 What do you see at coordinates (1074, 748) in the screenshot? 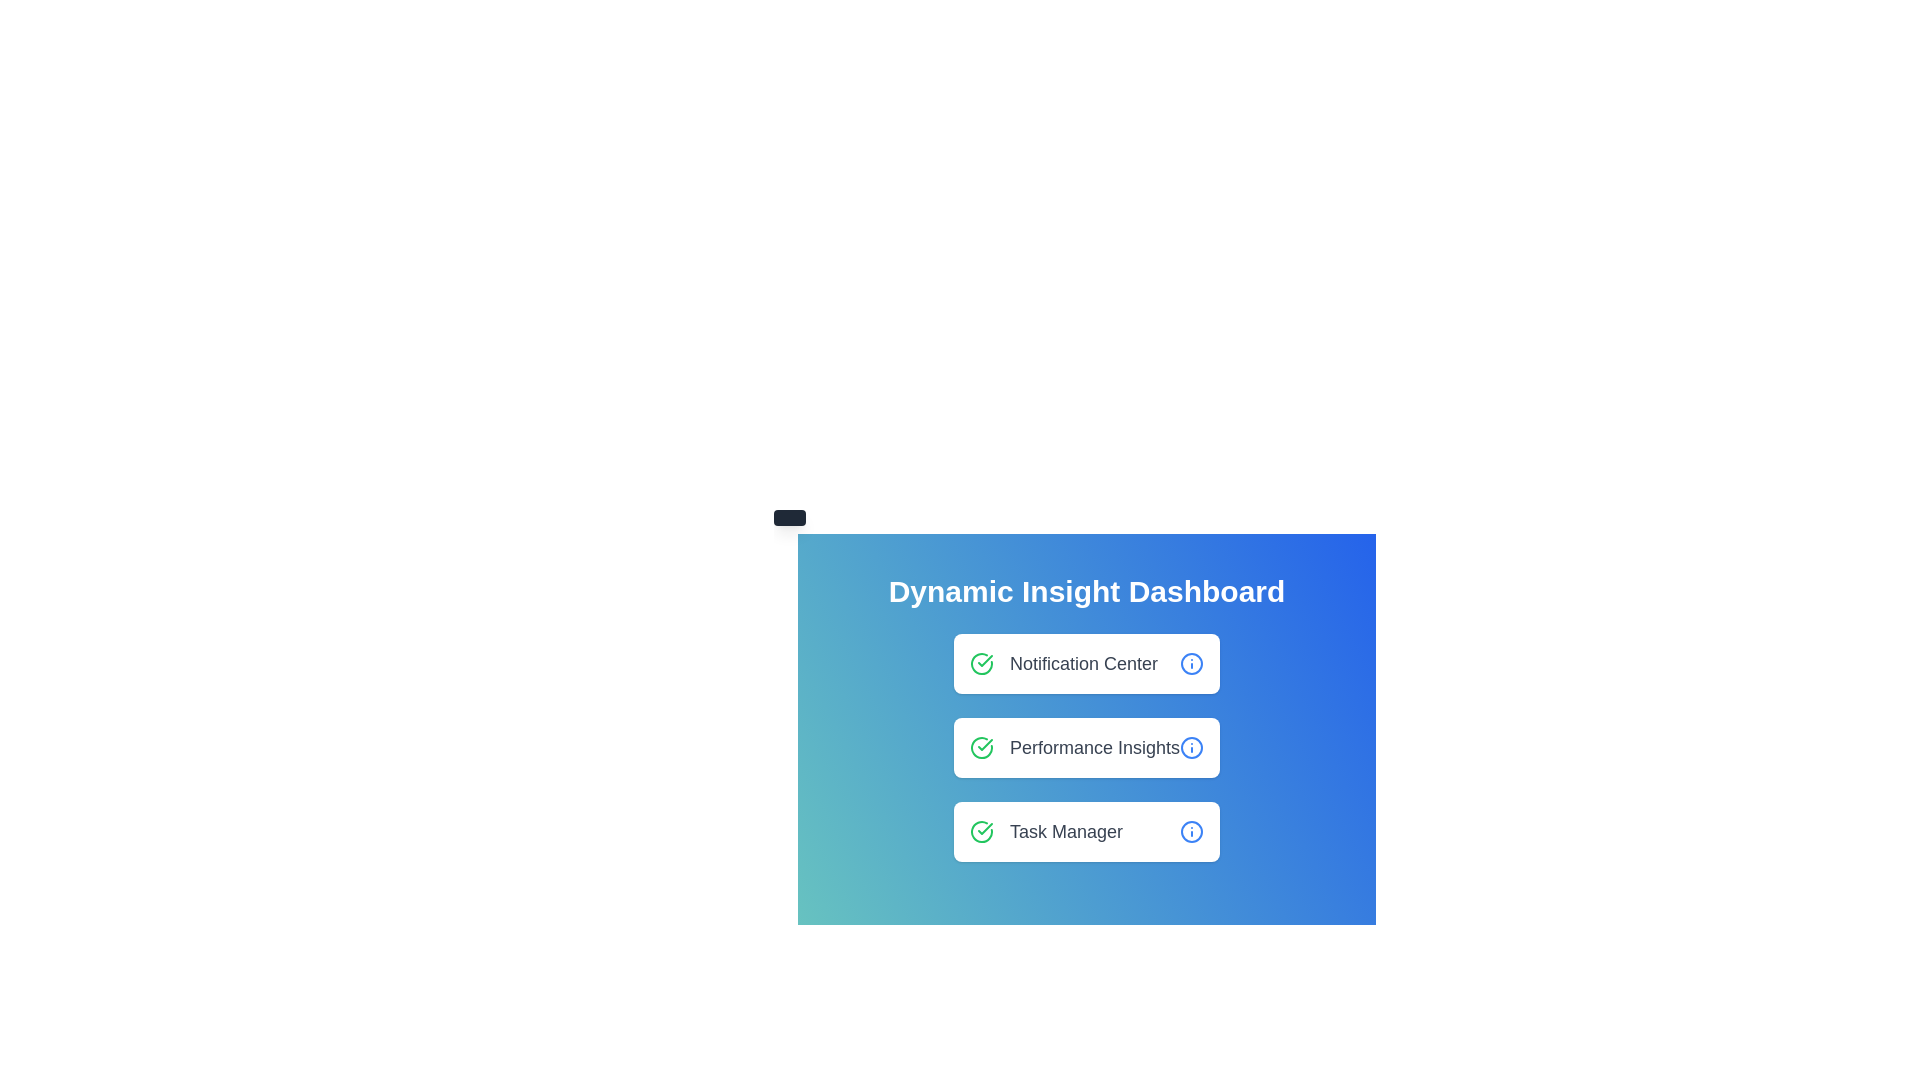
I see `text label 'Performance Insights' which is a medium-sized gray text label with a green circled checkmark icon on its left, located in the second row of a list within a card` at bounding box center [1074, 748].